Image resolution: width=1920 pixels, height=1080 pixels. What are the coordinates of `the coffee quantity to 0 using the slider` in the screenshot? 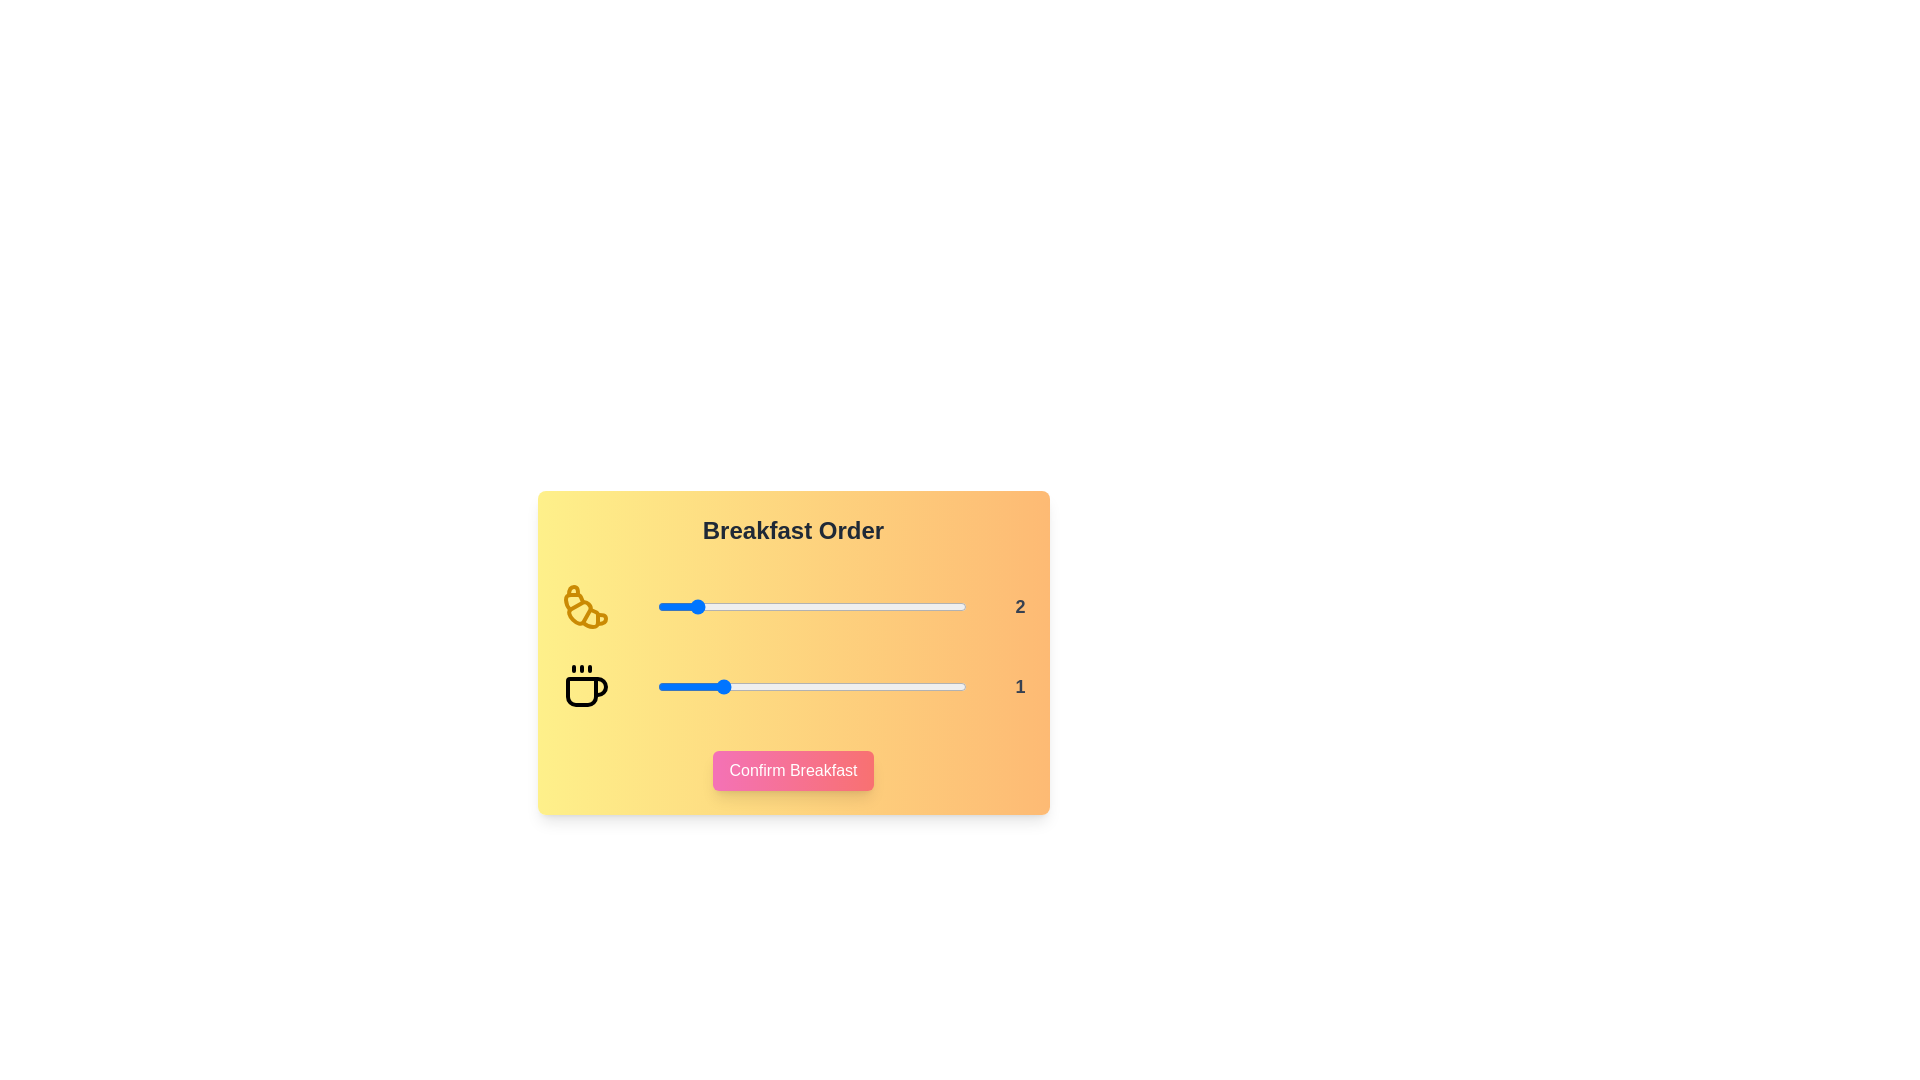 It's located at (657, 685).